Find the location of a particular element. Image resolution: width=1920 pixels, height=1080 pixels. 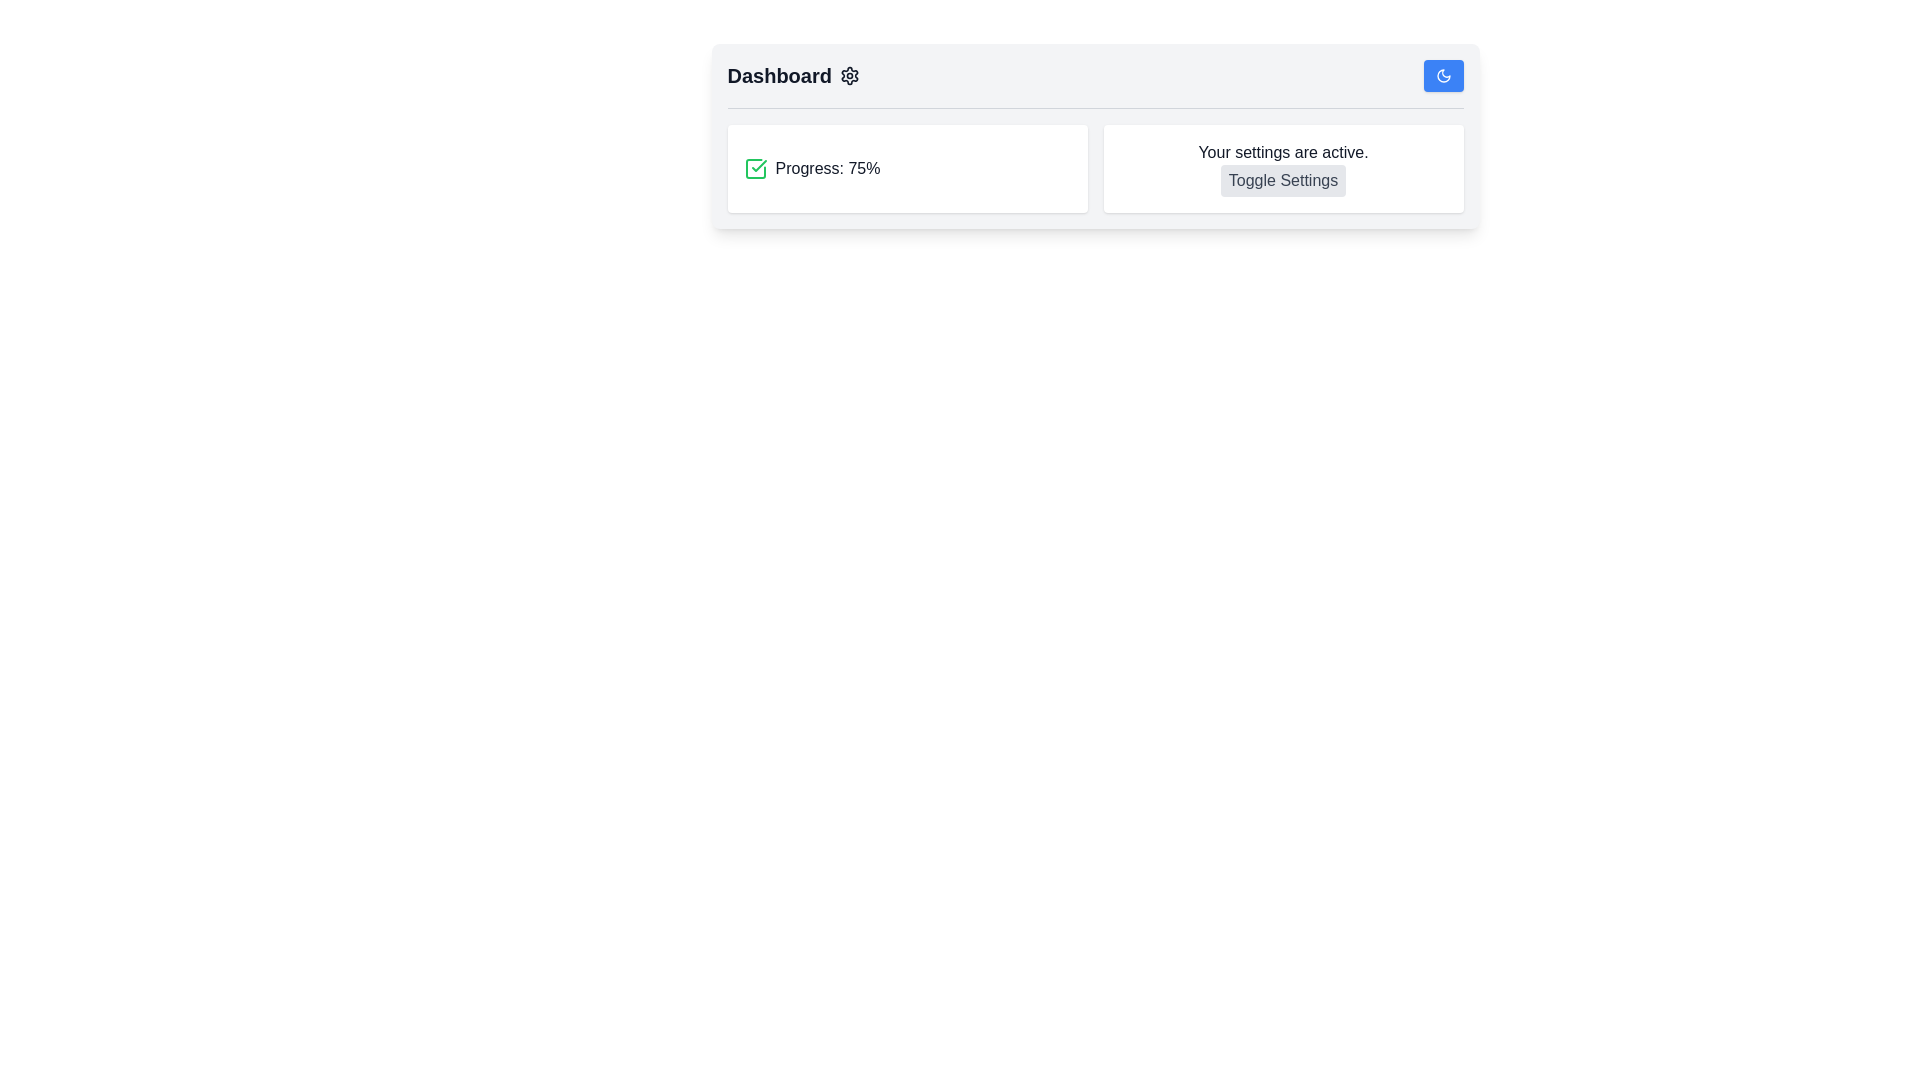

the static text element that reads 'Your settings are active.' which is located on the right side of the dashboard interface, above the 'Toggle Settings' button is located at coordinates (1283, 152).